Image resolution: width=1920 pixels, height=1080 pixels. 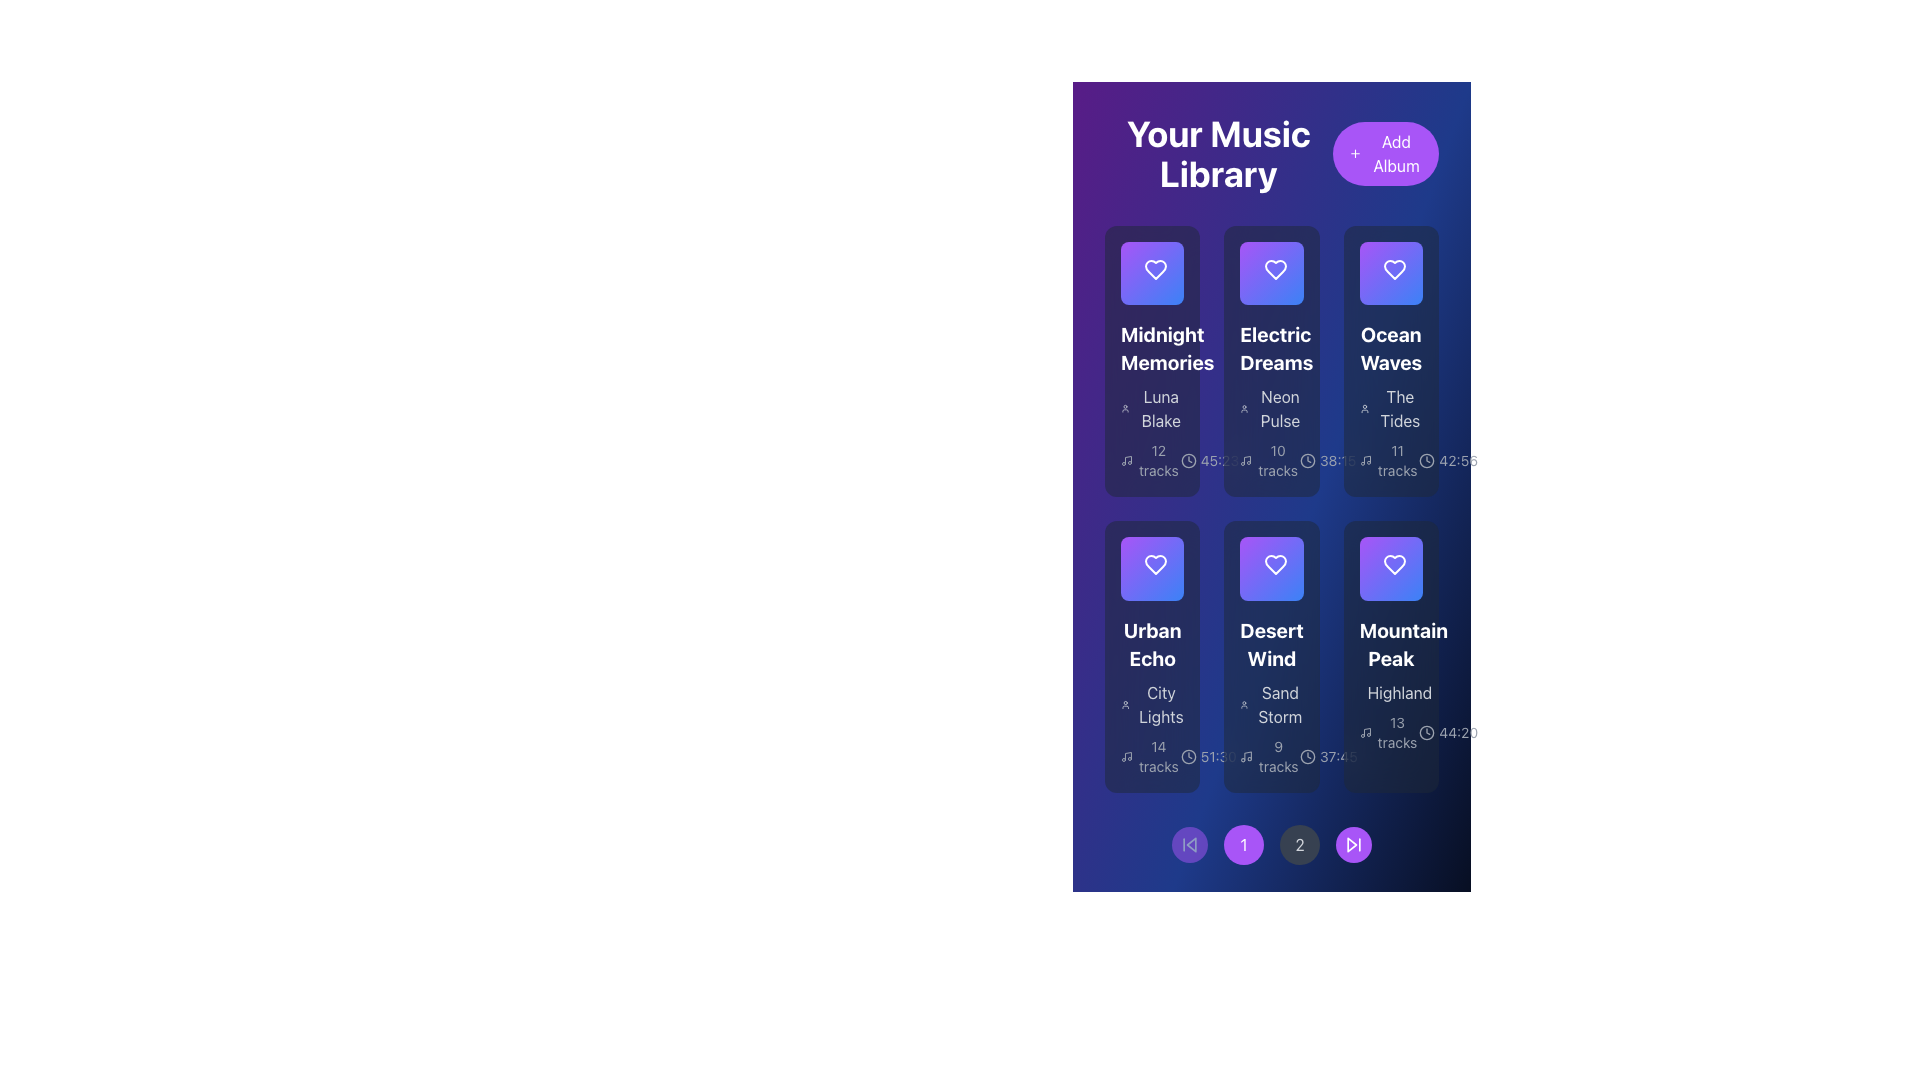 What do you see at coordinates (1188, 756) in the screenshot?
I see `the Clock Icon associated with the time duration '51:30' located within the 'Urban Echo' card, positioned below '14 tracks' and above the music icon` at bounding box center [1188, 756].